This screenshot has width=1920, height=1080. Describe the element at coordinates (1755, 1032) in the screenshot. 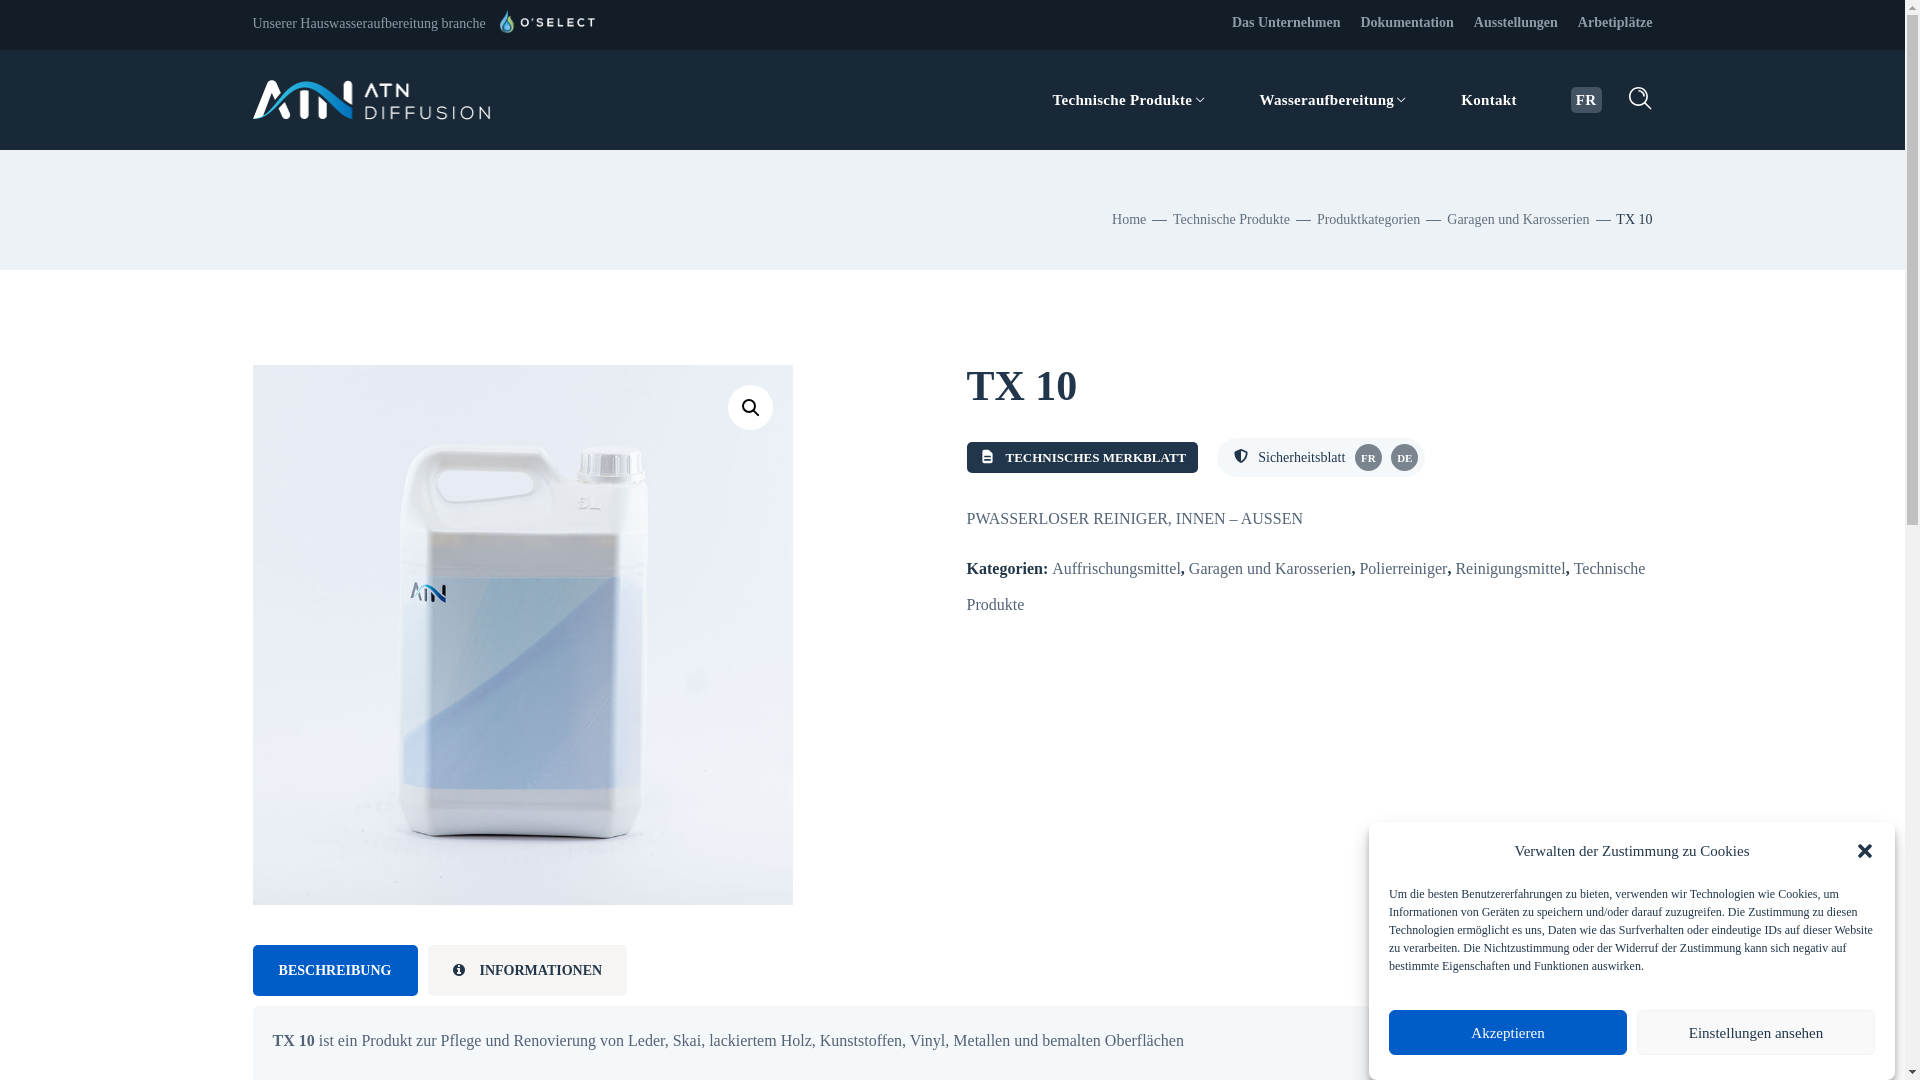

I see `'Einstellungen ansehen'` at that location.